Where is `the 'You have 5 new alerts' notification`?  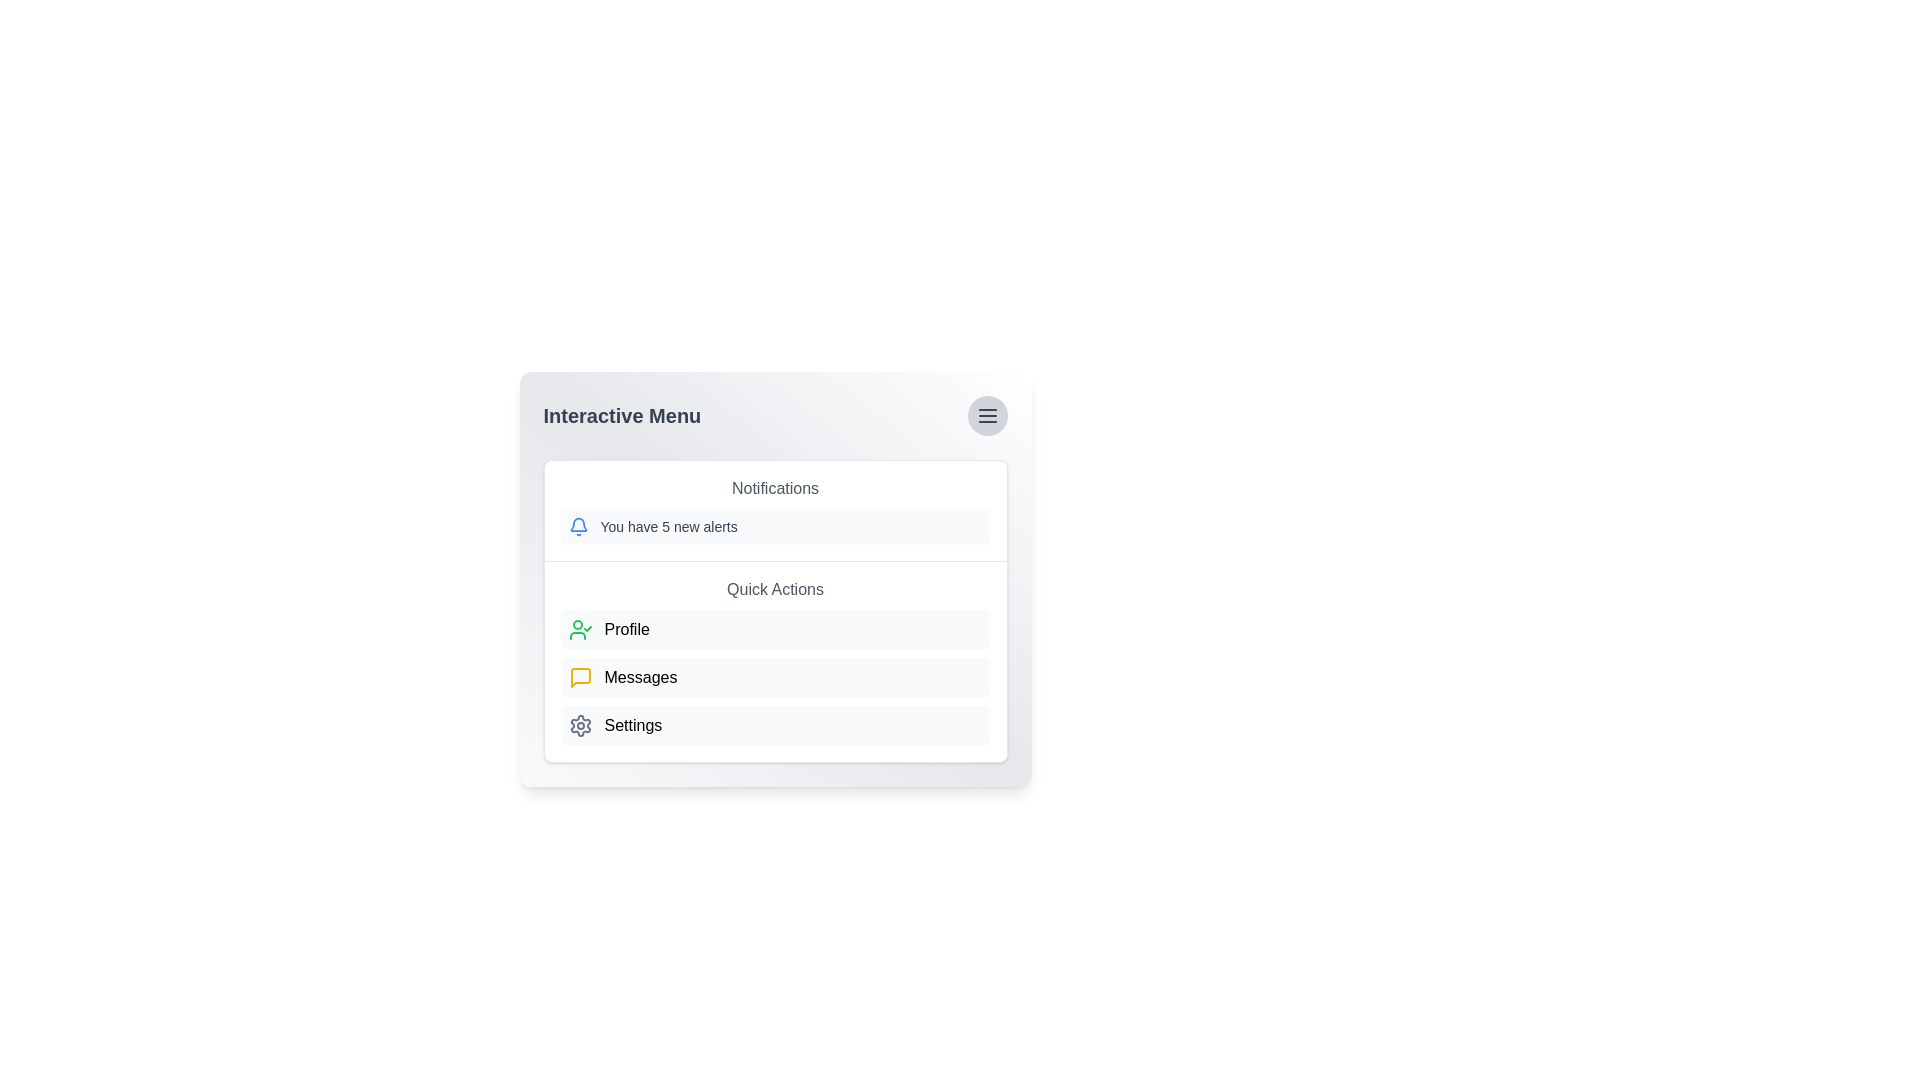 the 'You have 5 new alerts' notification is located at coordinates (774, 526).